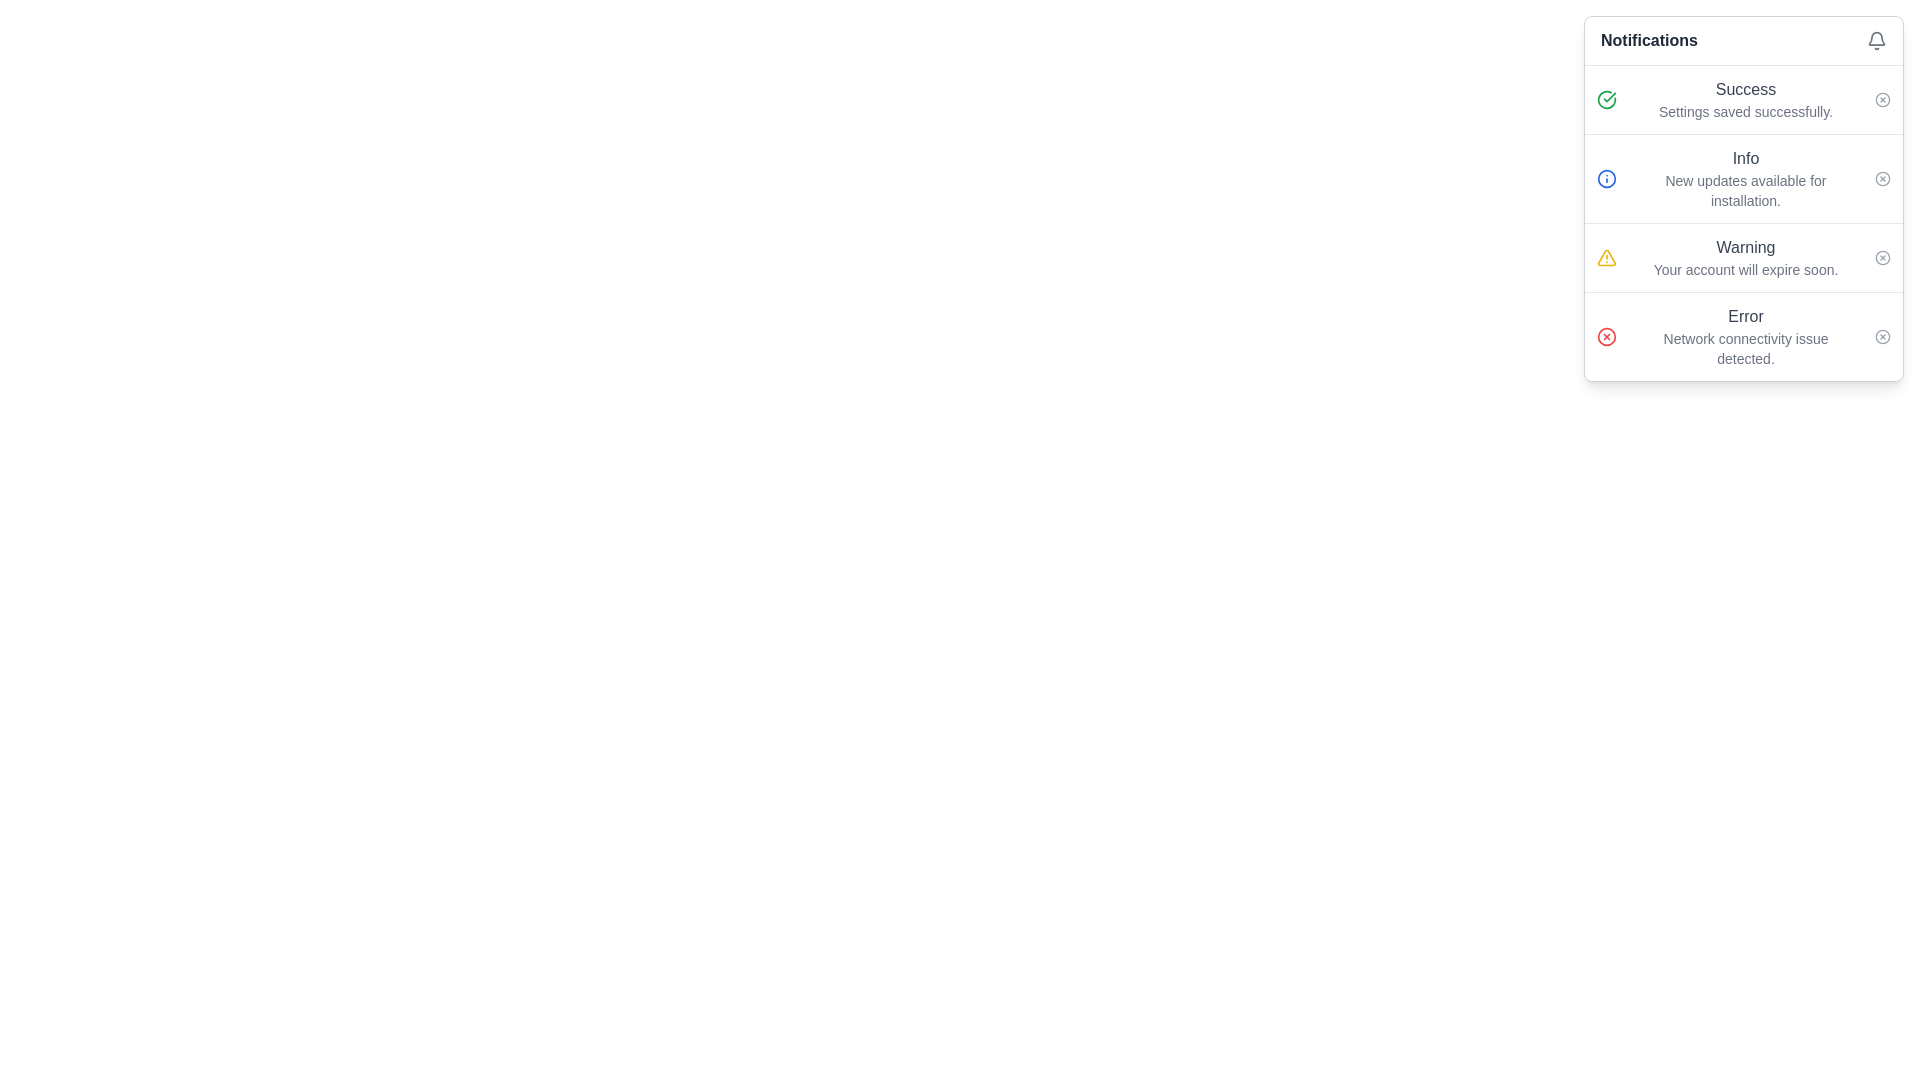  What do you see at coordinates (1881, 177) in the screenshot?
I see `the dismiss button for the 'Info' notification located at the far-right end of the notification panel's 'Info' section` at bounding box center [1881, 177].